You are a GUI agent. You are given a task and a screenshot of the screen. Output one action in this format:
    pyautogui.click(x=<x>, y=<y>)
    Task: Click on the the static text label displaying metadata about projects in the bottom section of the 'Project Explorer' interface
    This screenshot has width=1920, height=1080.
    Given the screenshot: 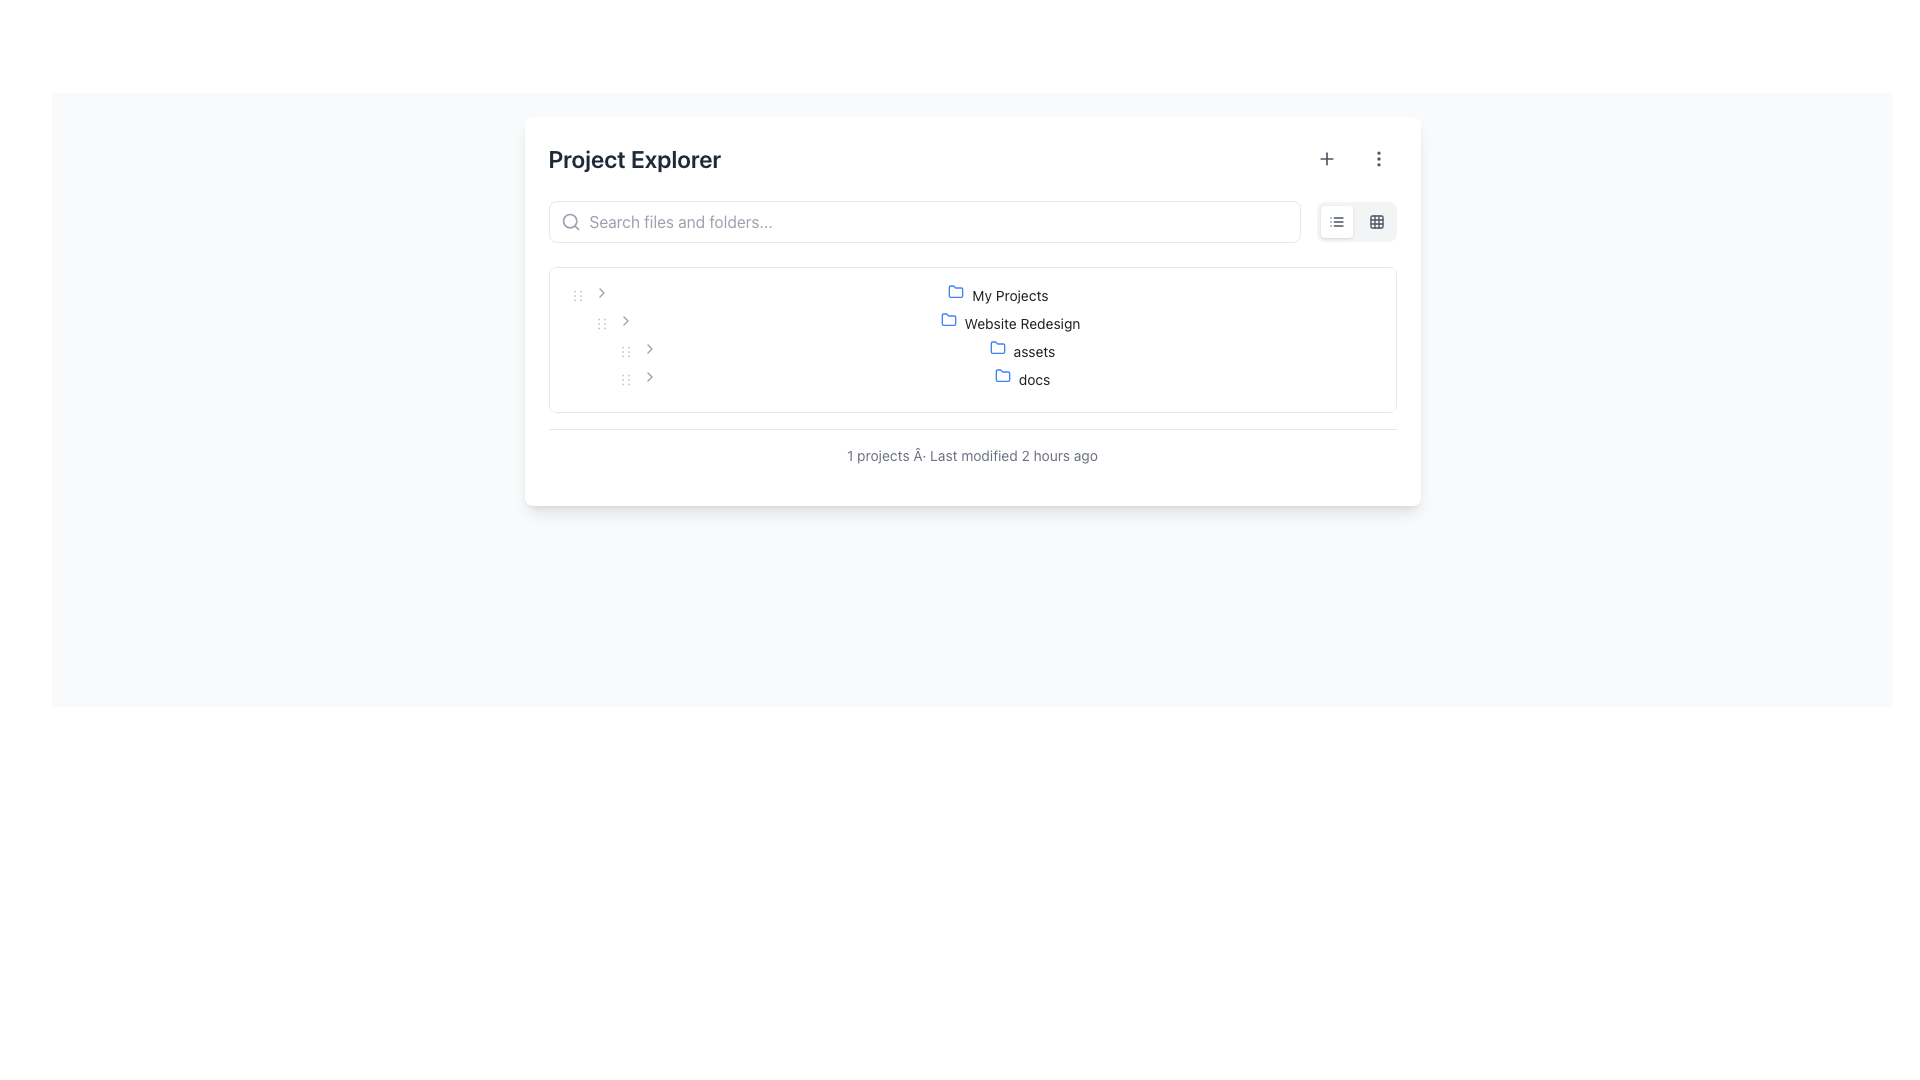 What is the action you would take?
    pyautogui.click(x=972, y=455)
    